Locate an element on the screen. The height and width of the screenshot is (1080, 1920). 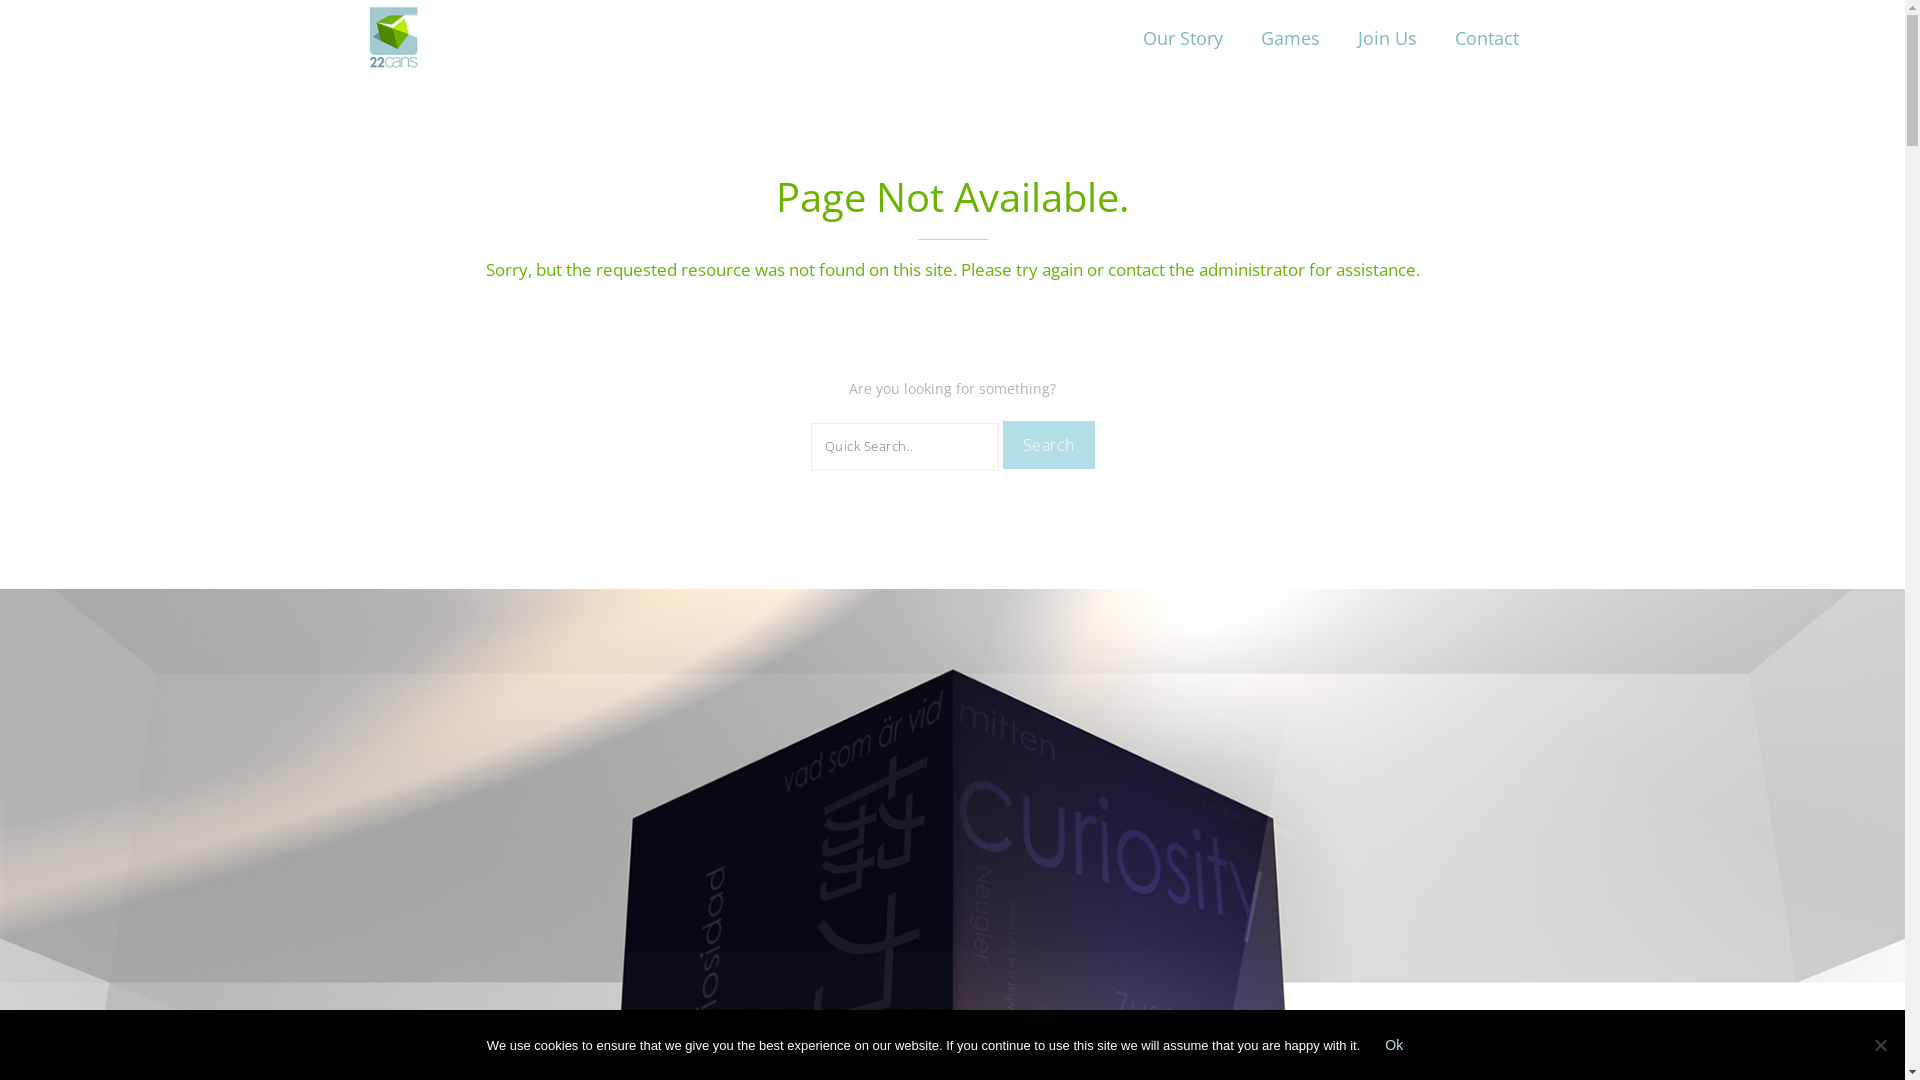
'Join Us' is located at coordinates (1385, 37).